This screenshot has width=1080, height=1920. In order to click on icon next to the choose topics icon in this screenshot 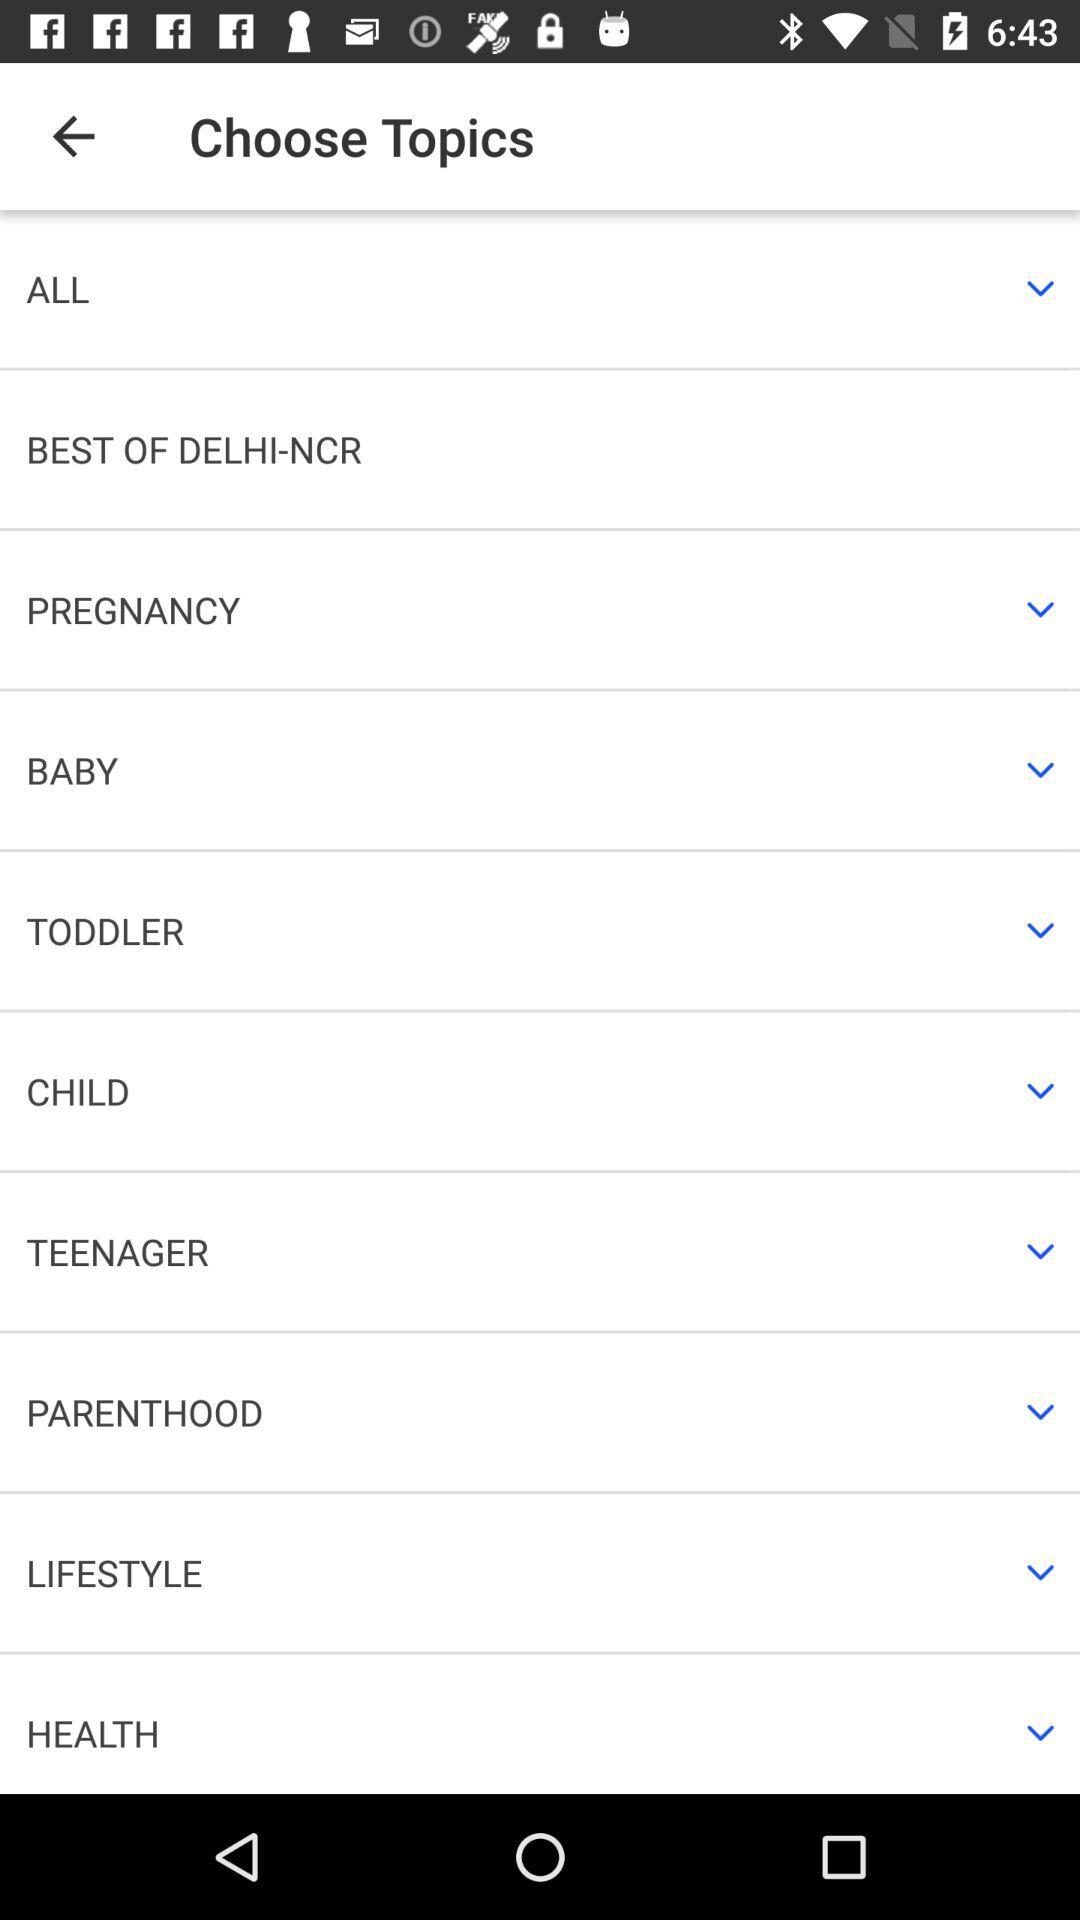, I will do `click(72, 135)`.